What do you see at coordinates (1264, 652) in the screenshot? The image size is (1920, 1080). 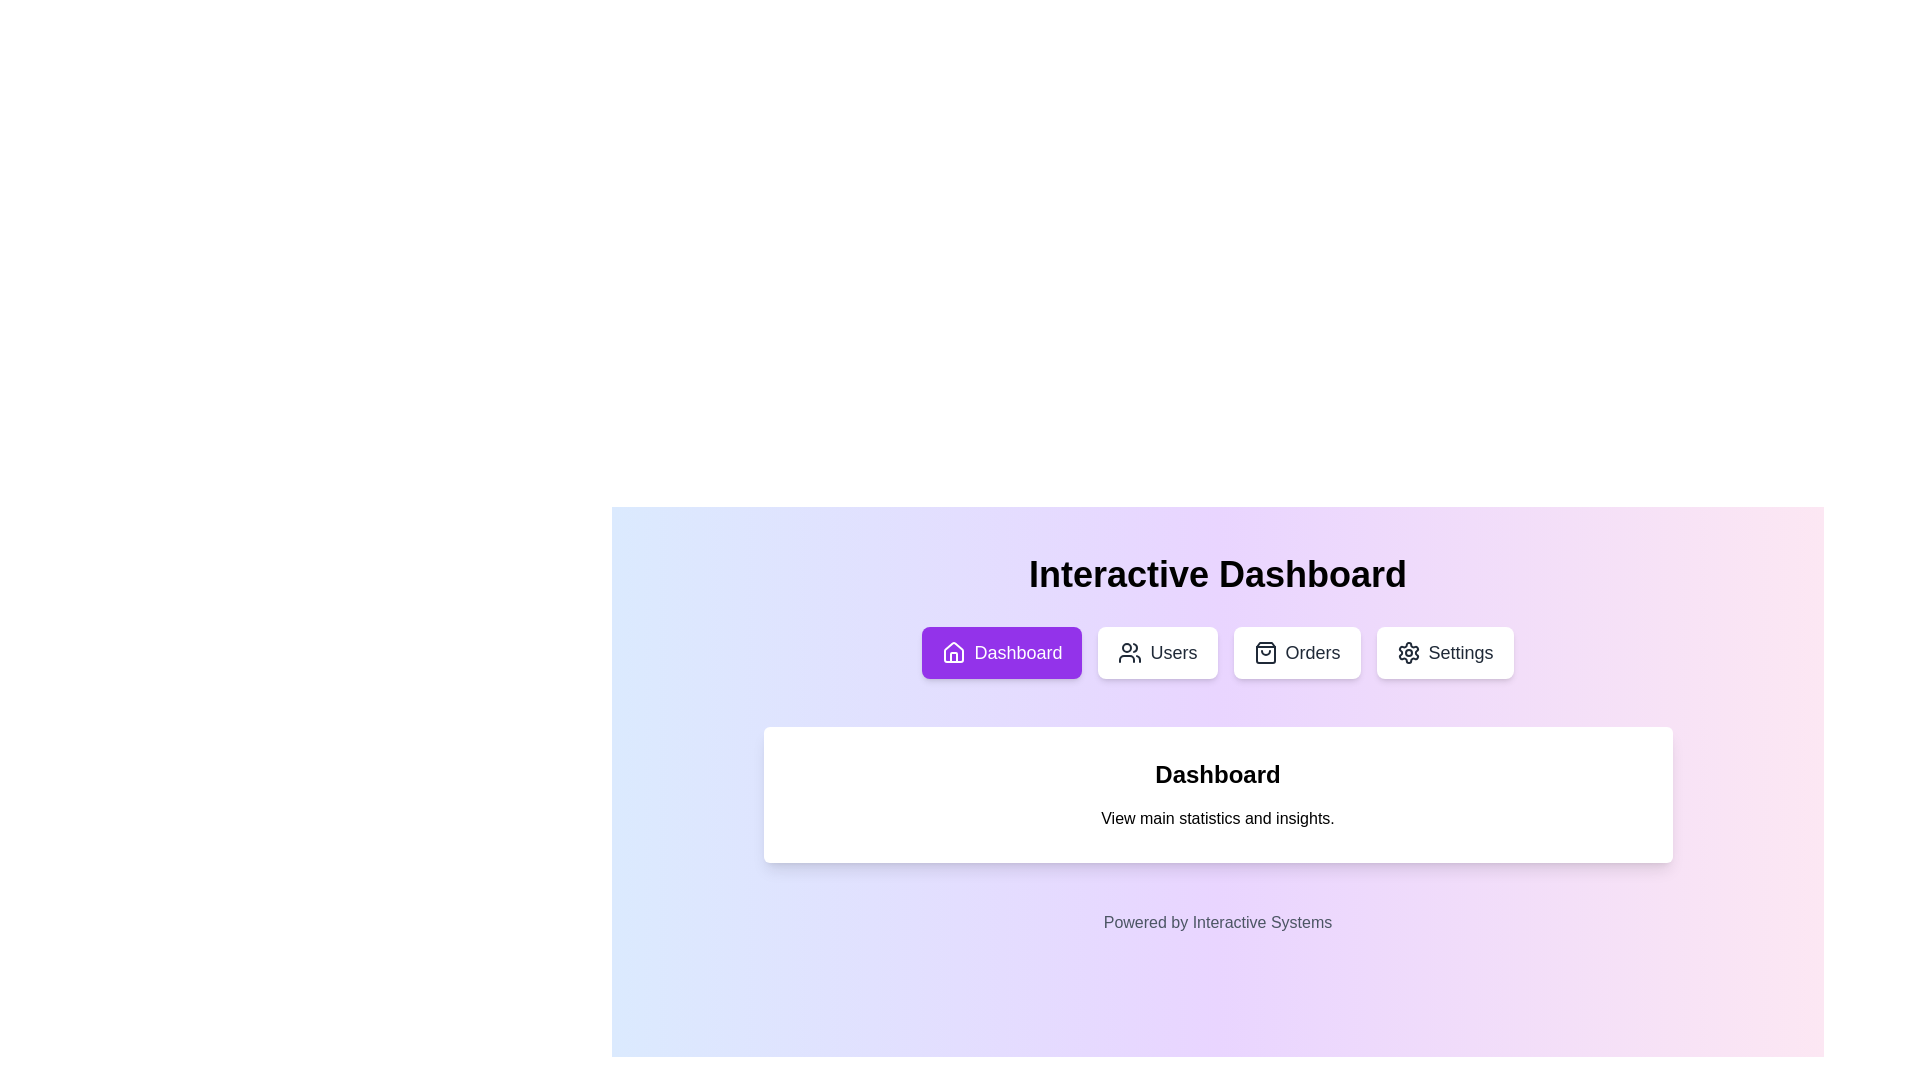 I see `the 'Orders' button in the top-center section of the interface` at bounding box center [1264, 652].